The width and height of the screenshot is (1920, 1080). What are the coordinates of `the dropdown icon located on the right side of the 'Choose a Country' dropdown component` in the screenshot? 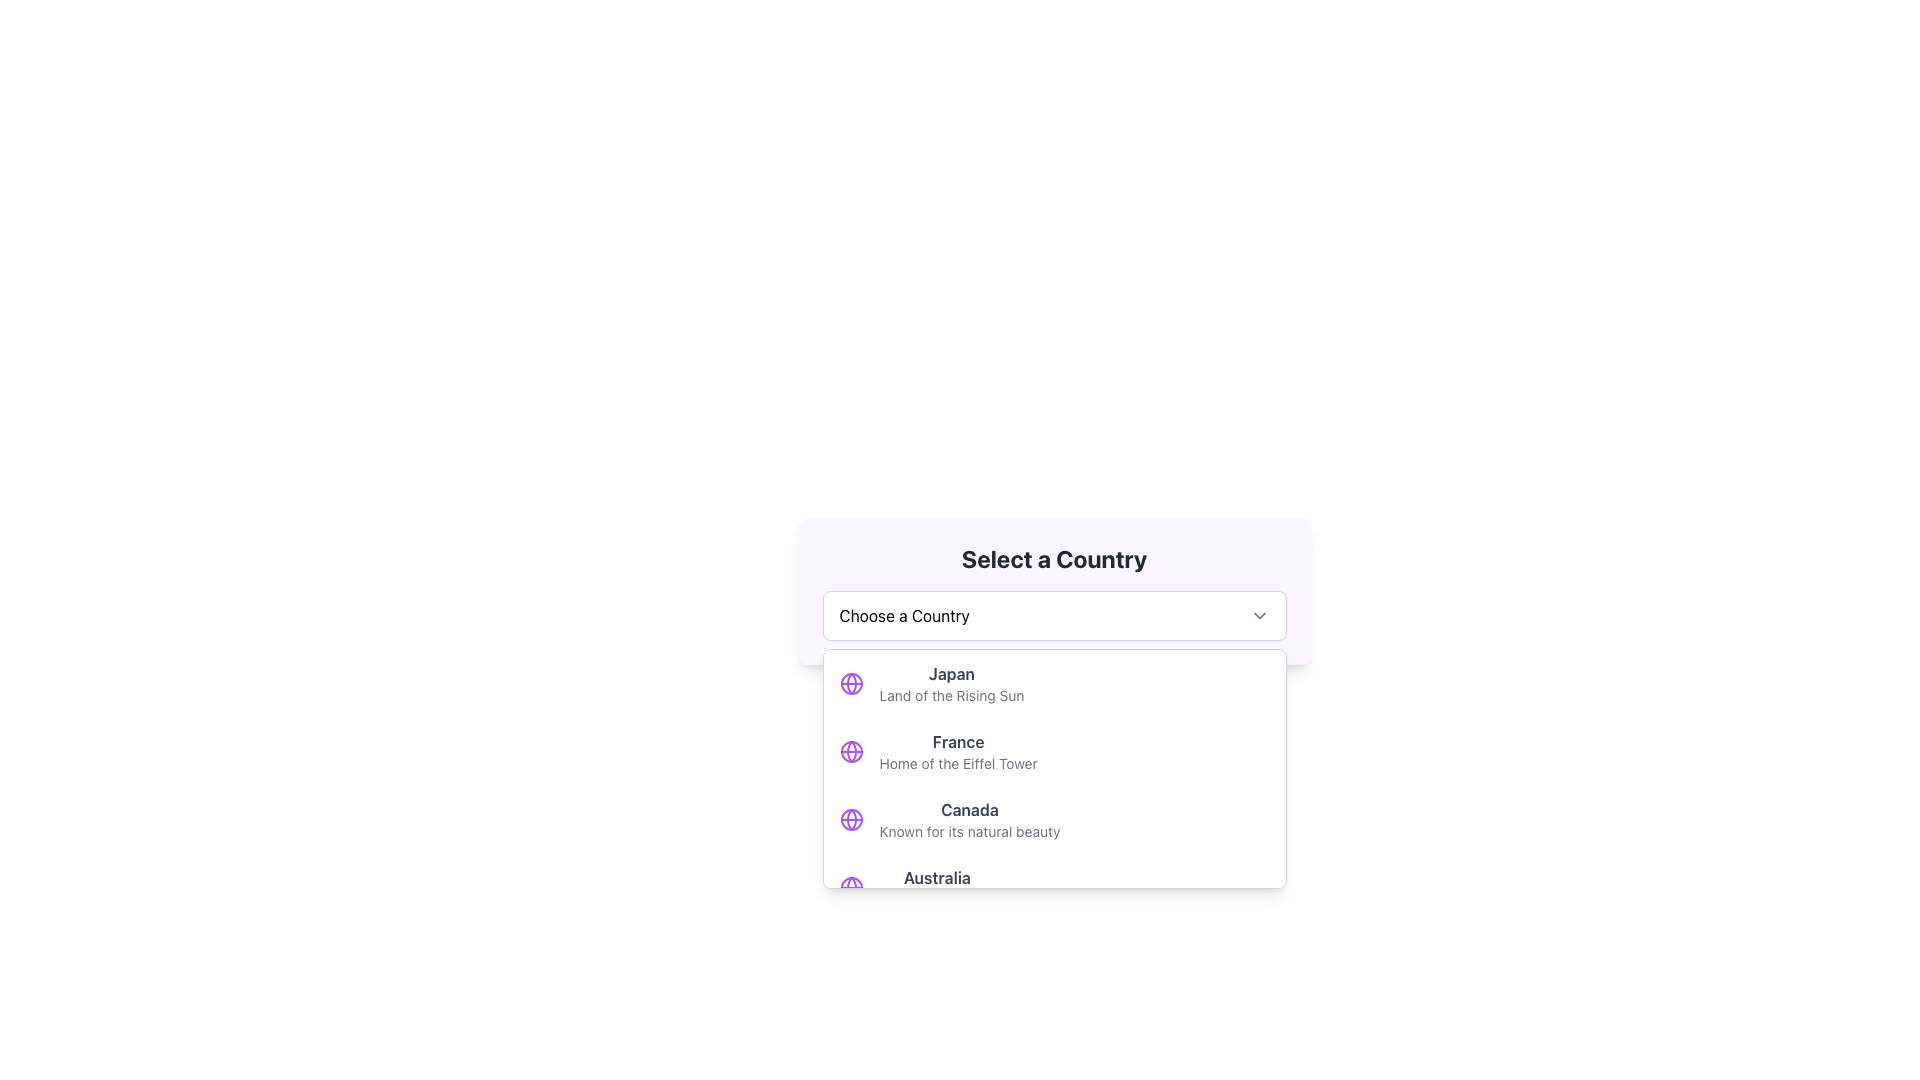 It's located at (1258, 615).